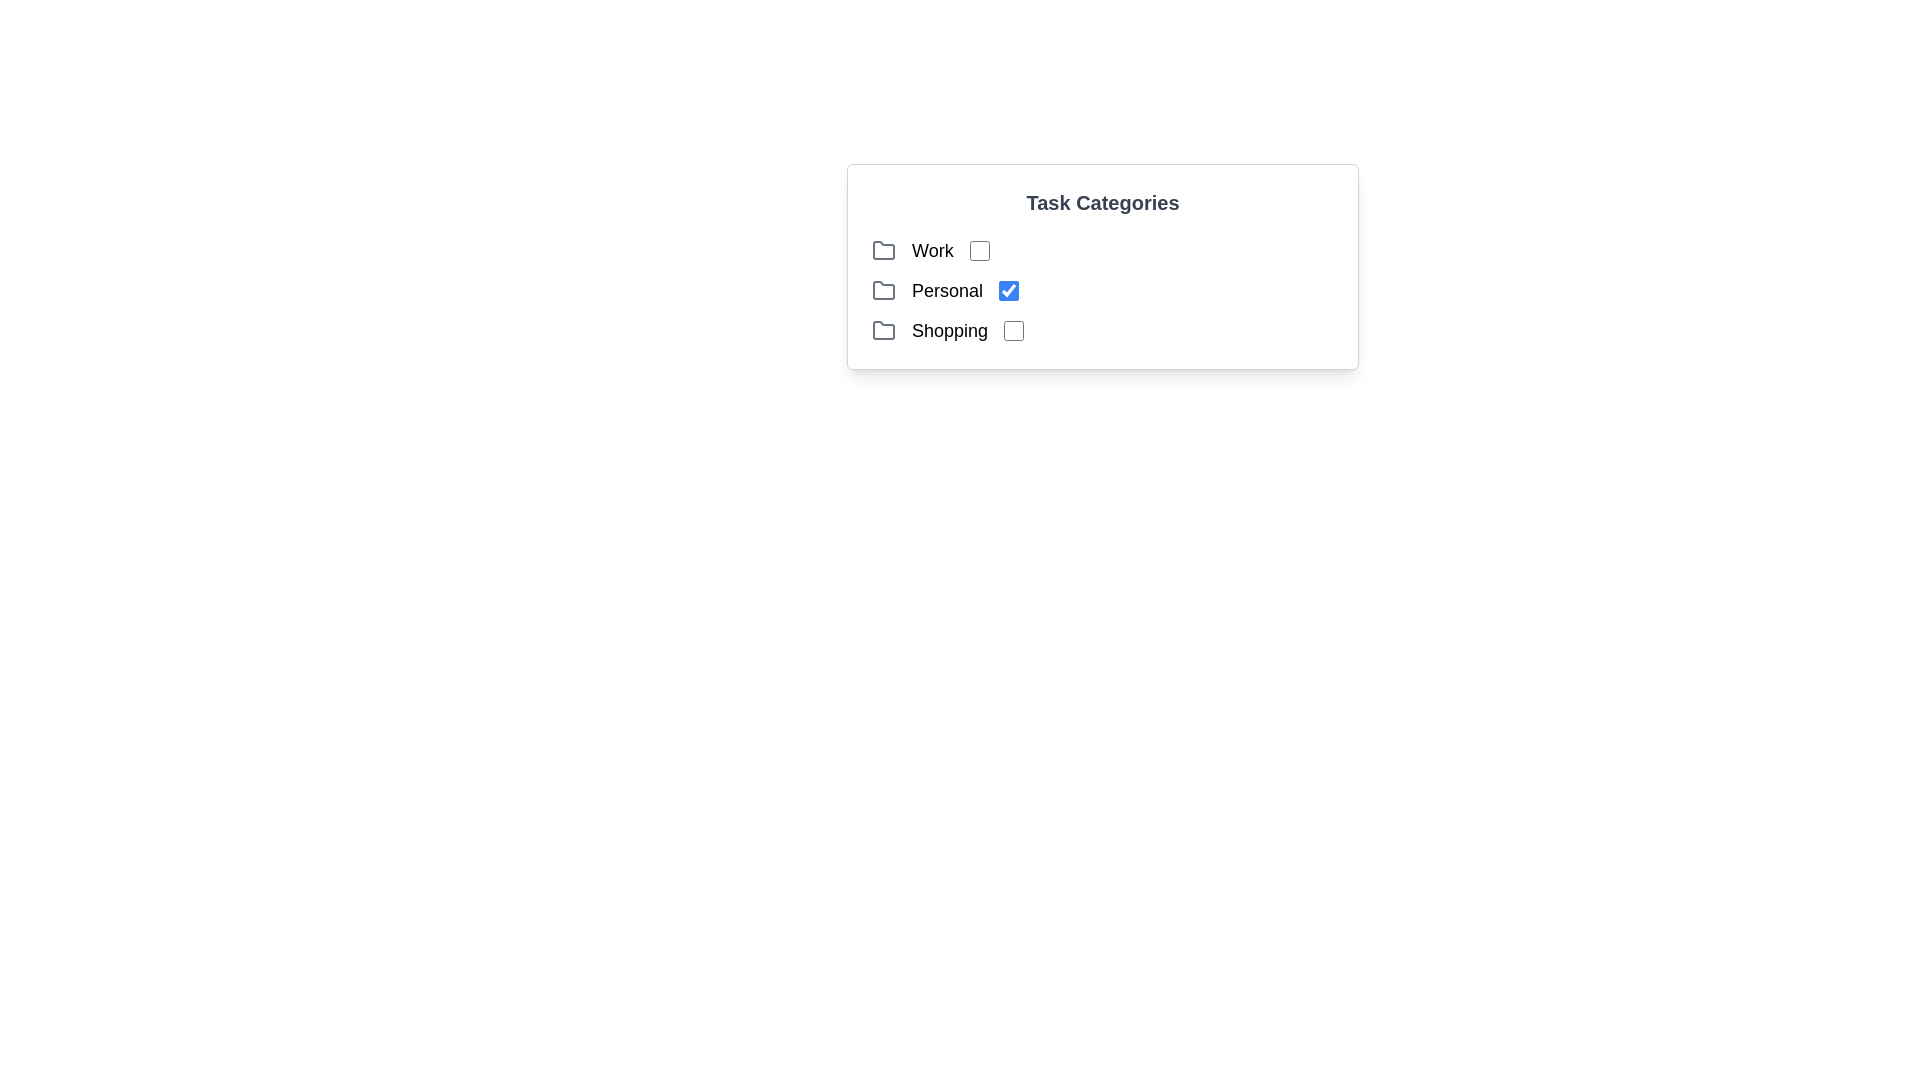 The height and width of the screenshot is (1080, 1920). Describe the element at coordinates (1102, 290) in the screenshot. I see `the 'Personal' task category row with checkbox` at that location.